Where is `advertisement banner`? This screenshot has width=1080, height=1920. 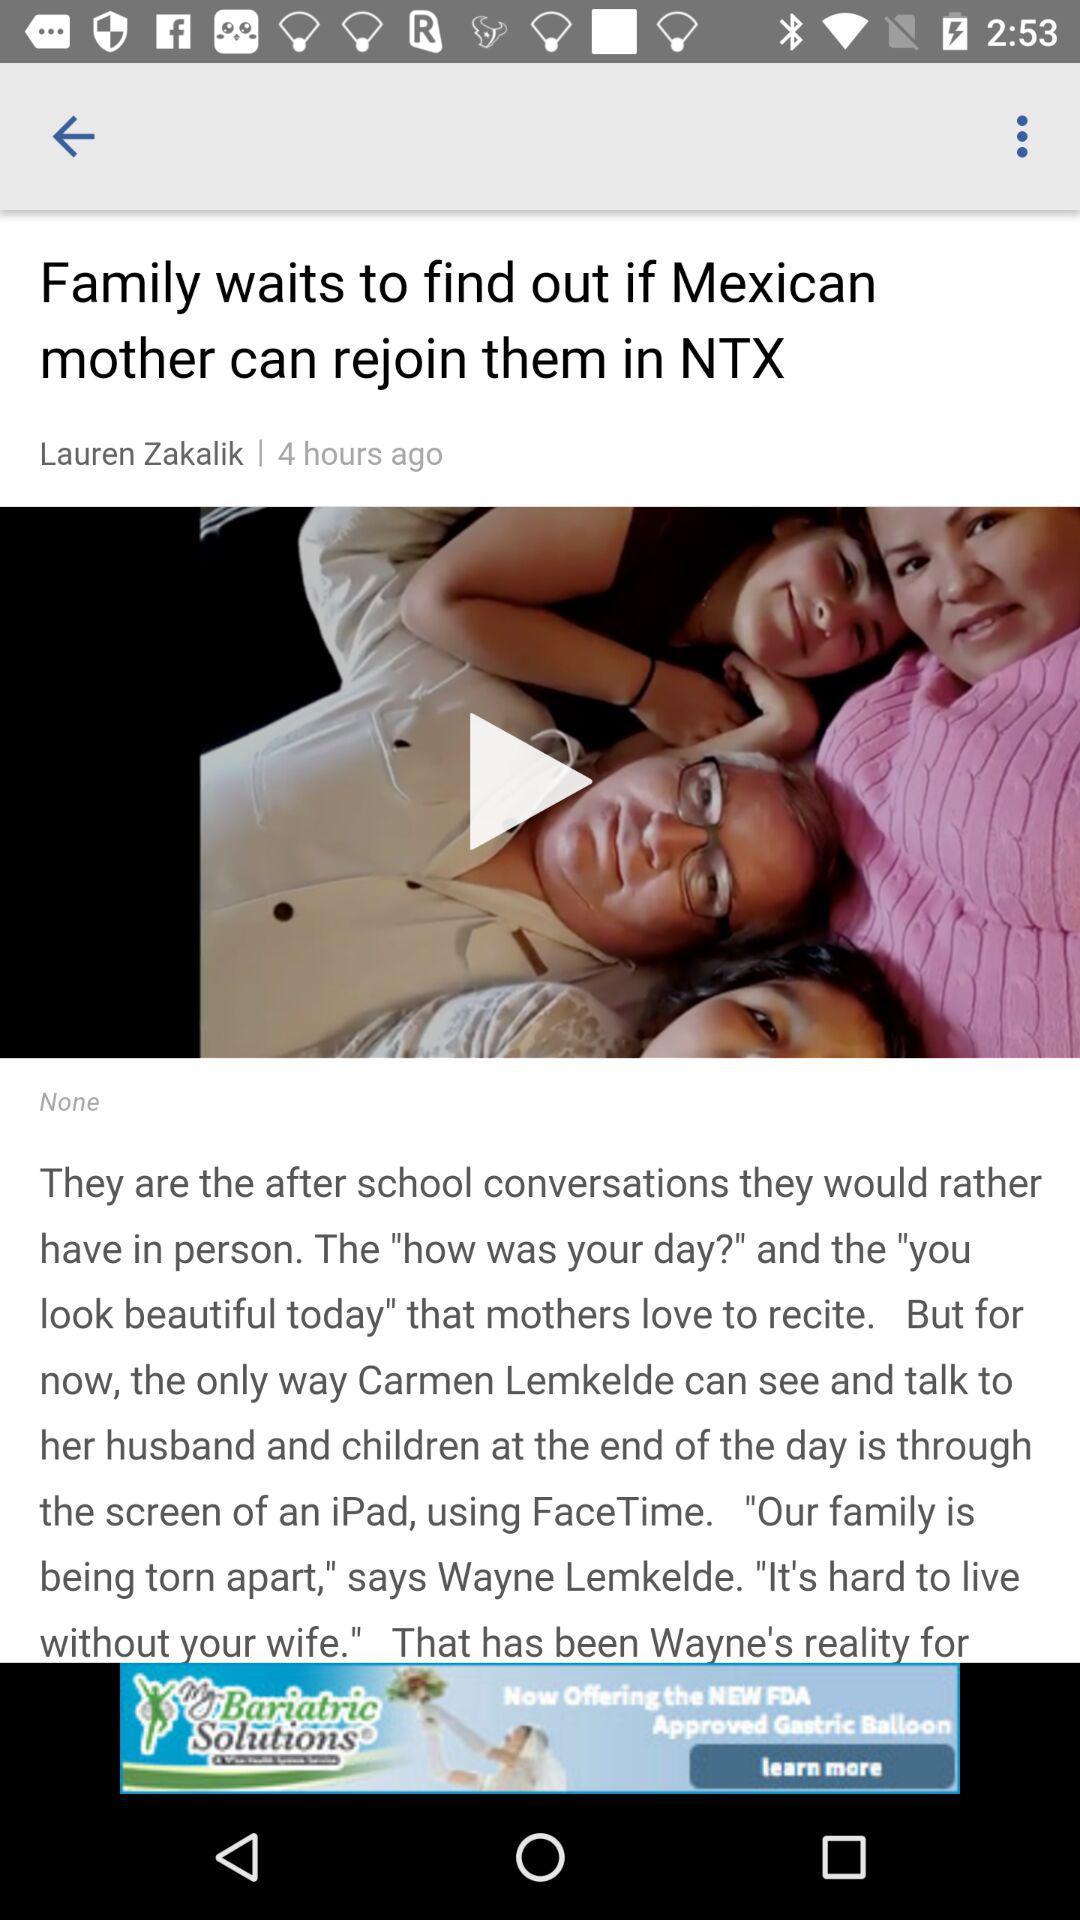 advertisement banner is located at coordinates (540, 1727).